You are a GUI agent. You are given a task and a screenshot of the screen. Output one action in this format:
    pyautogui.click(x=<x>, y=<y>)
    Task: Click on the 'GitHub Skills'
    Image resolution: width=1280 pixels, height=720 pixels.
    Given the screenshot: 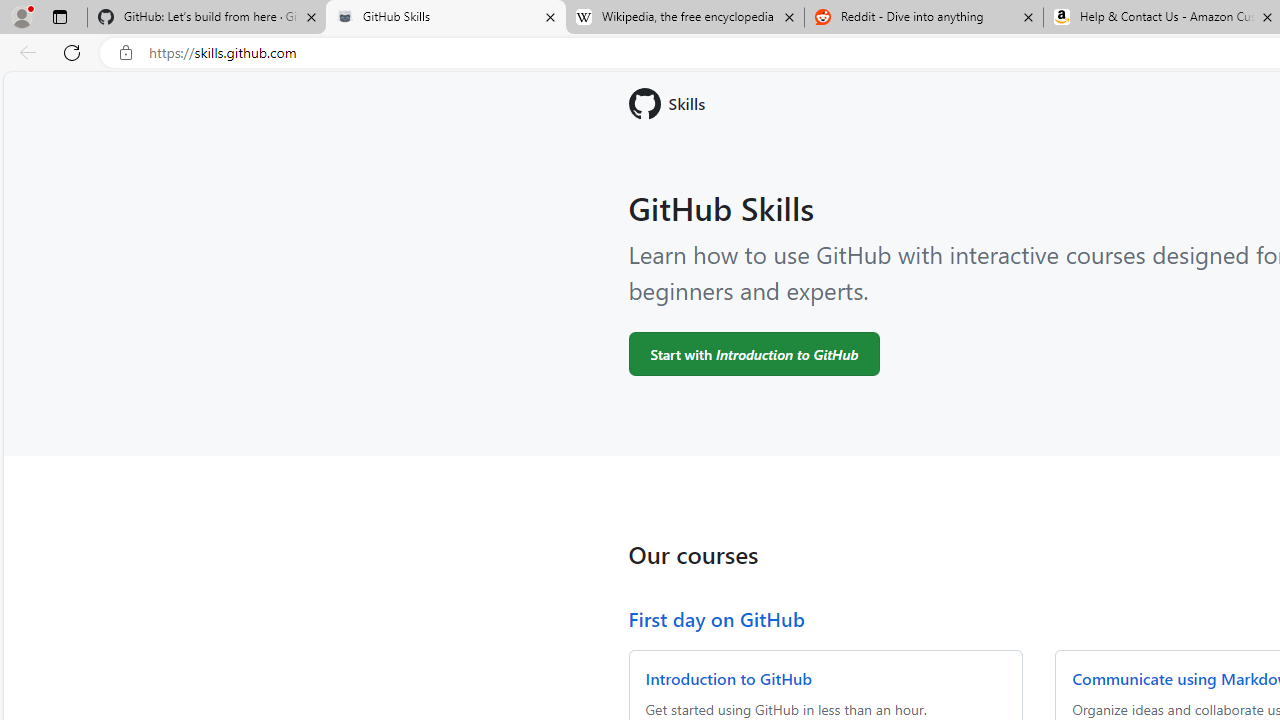 What is the action you would take?
    pyautogui.click(x=444, y=17)
    